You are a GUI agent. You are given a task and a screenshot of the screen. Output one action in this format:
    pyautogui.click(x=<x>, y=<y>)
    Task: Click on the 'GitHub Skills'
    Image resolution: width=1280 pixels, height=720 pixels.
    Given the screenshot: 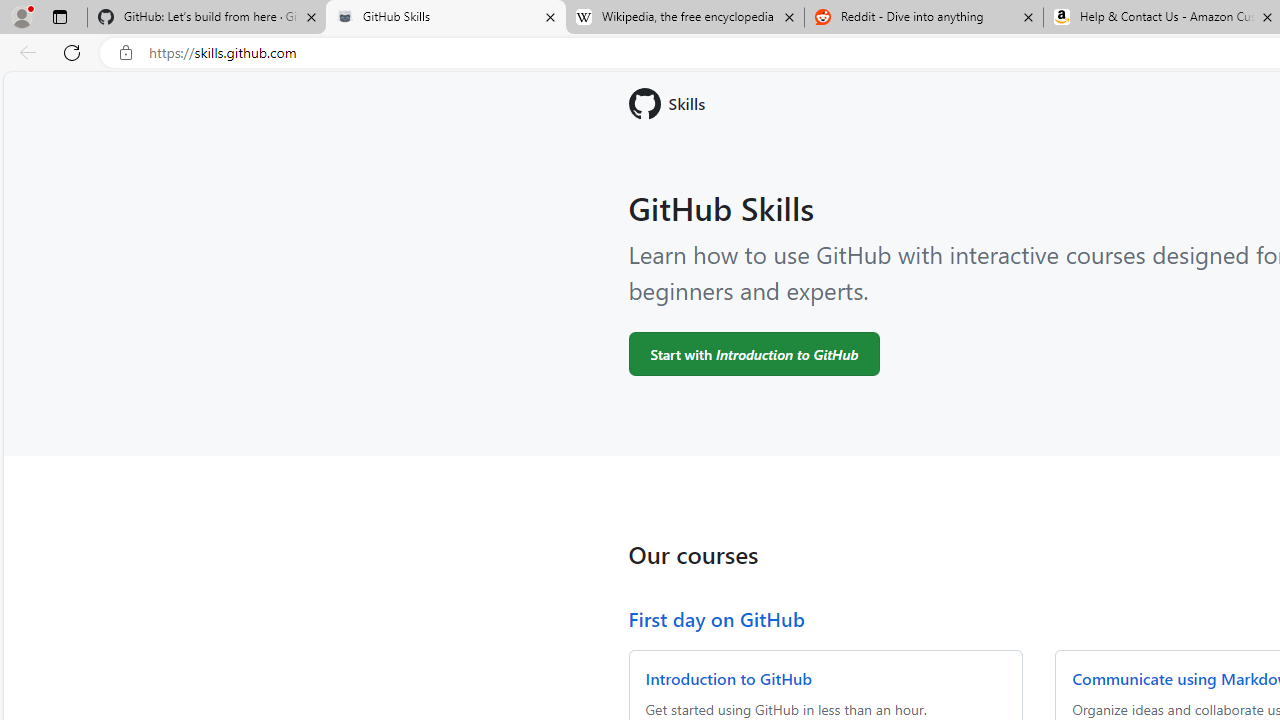 What is the action you would take?
    pyautogui.click(x=444, y=17)
    